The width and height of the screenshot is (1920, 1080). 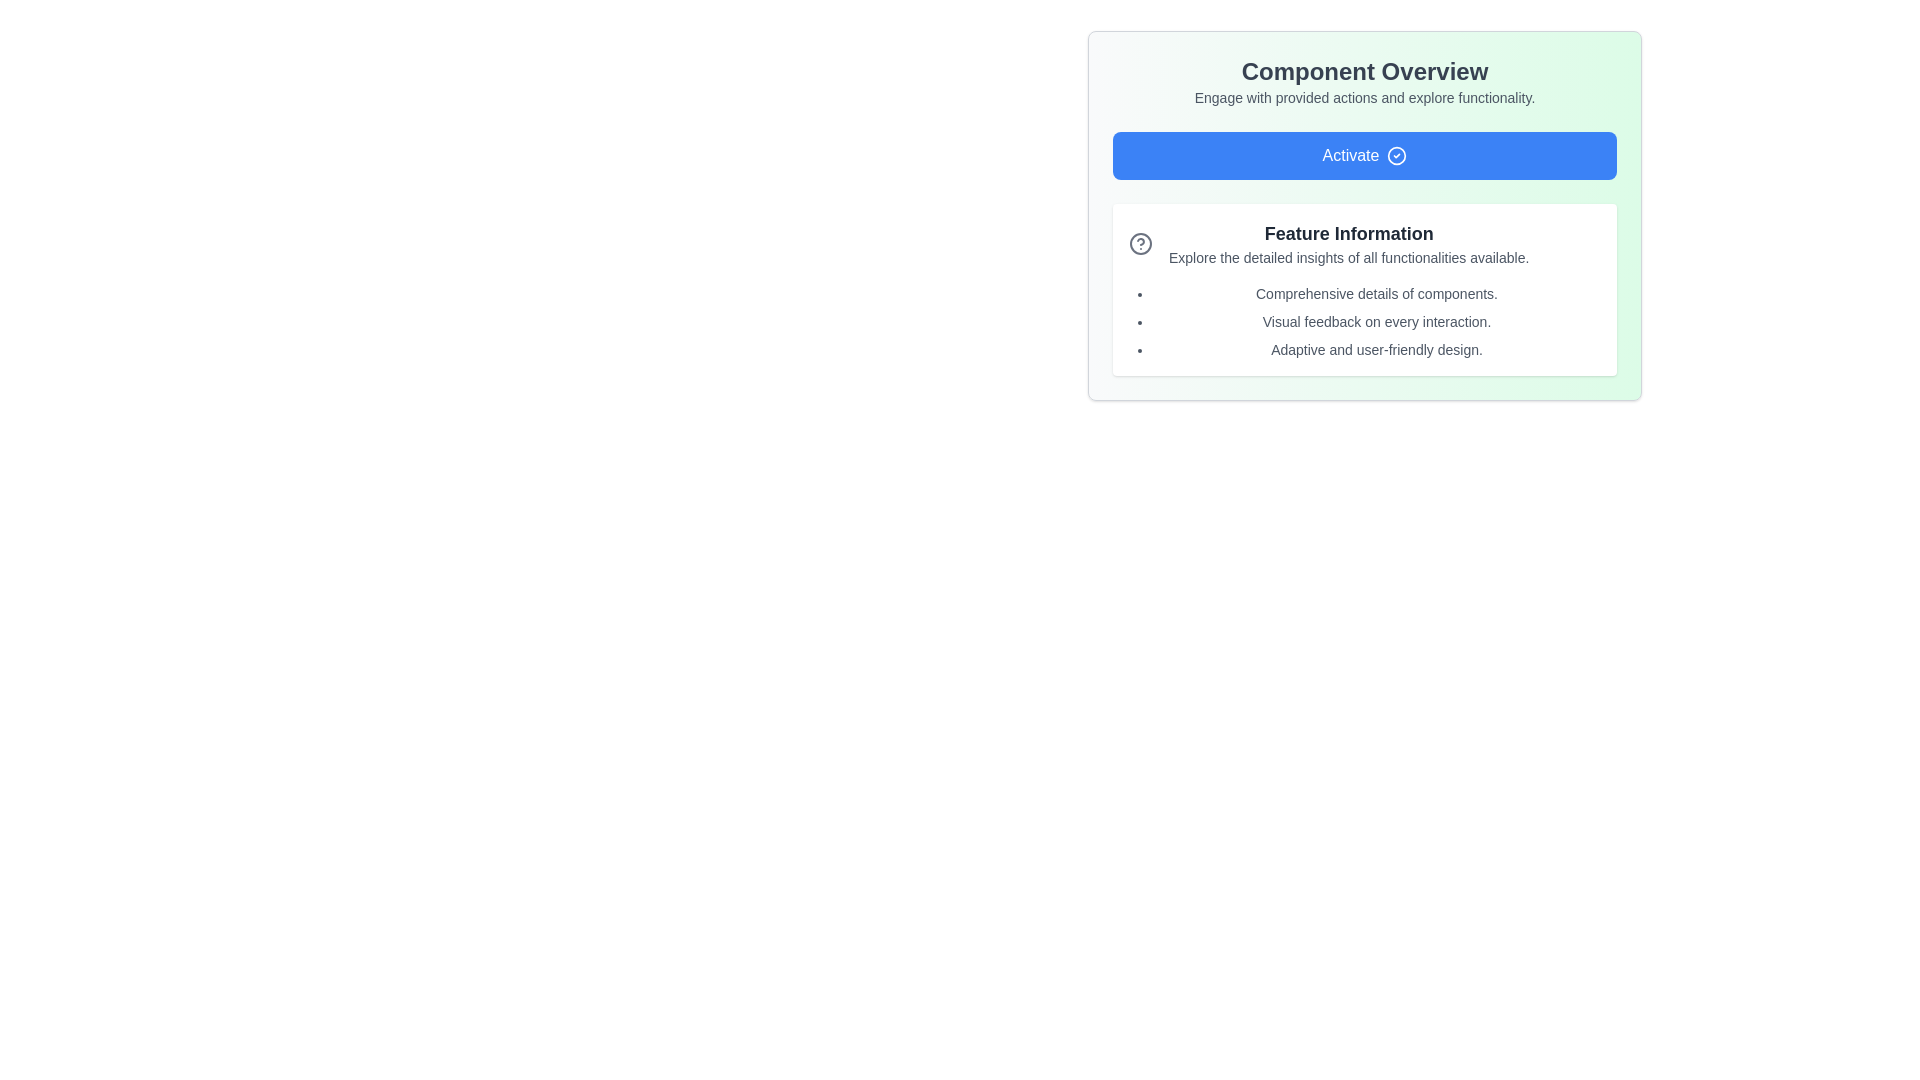 What do you see at coordinates (1363, 71) in the screenshot?
I see `heading text 'Component Overview' which is styled in bold with a large font size and dark gray color on a light green background, positioned centrally at the top of the main content area` at bounding box center [1363, 71].